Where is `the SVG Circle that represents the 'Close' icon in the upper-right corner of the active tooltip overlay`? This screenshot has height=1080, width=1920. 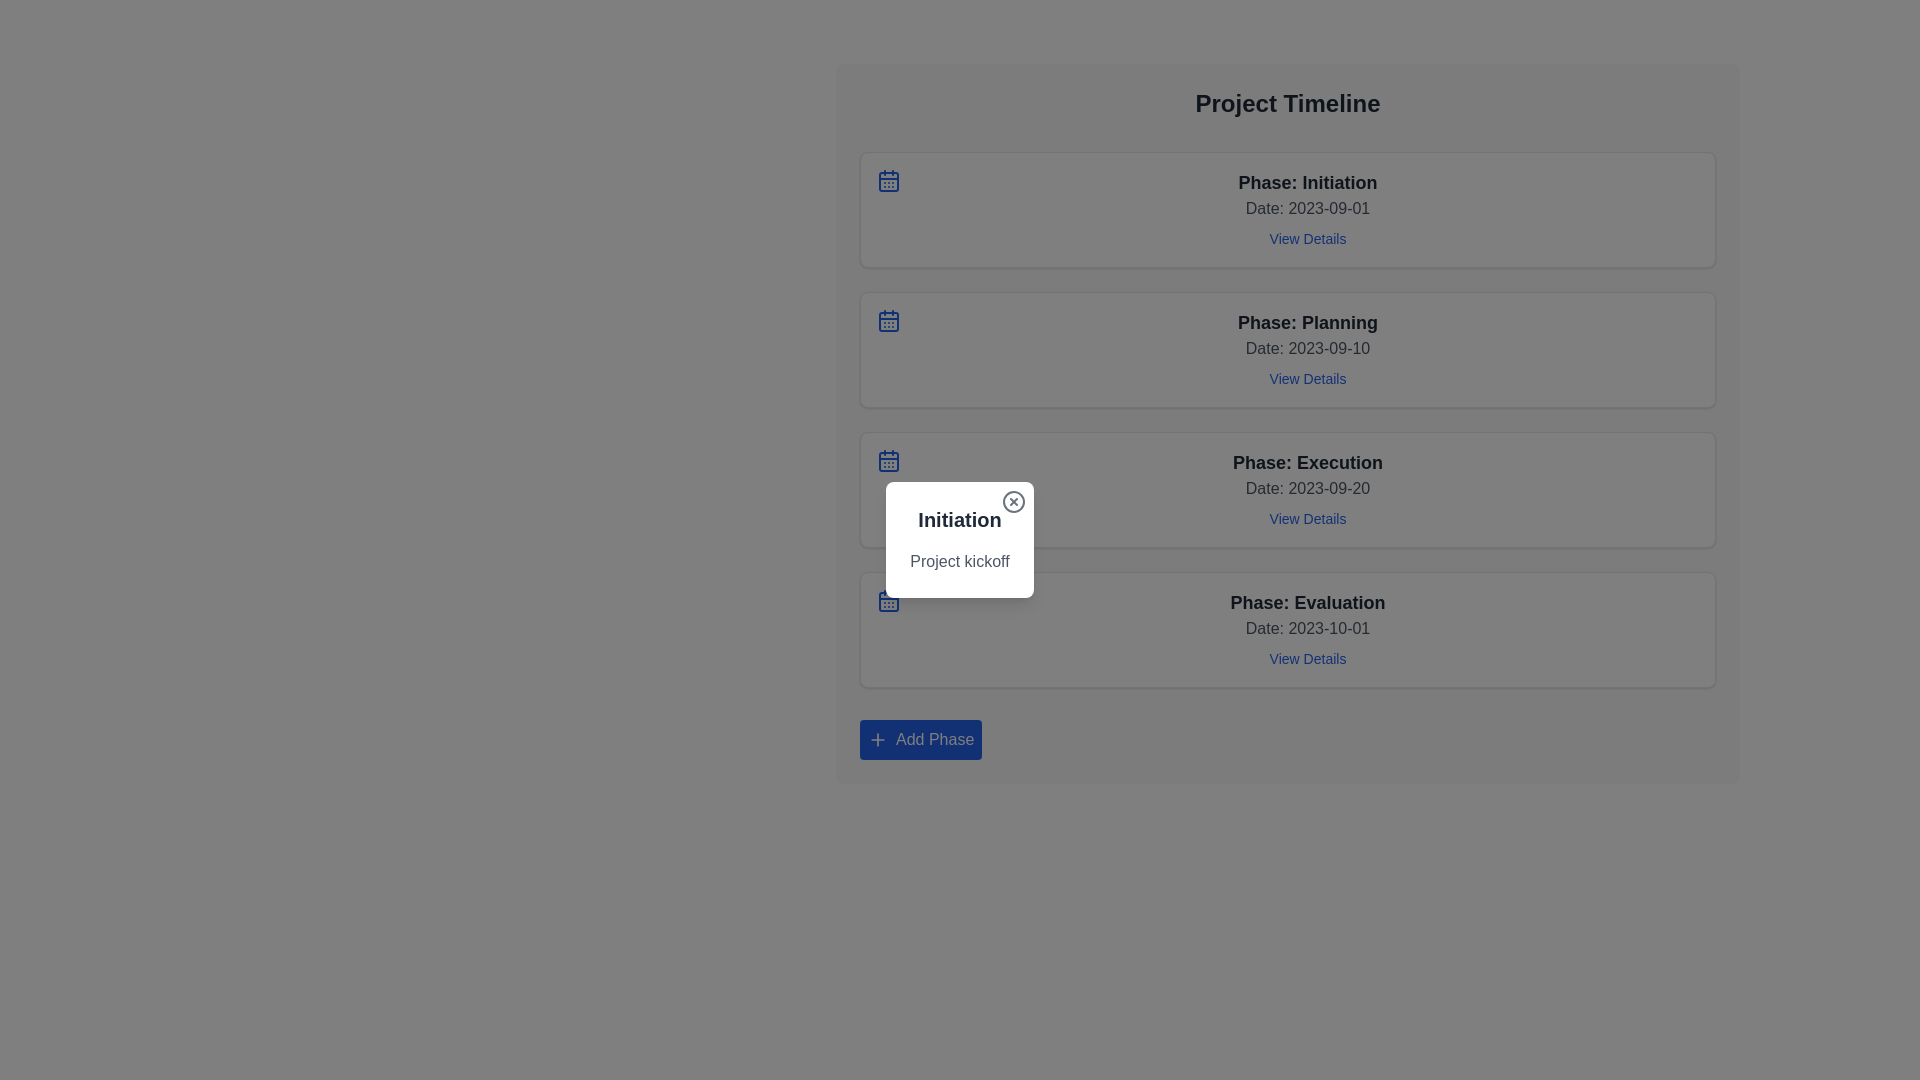 the SVG Circle that represents the 'Close' icon in the upper-right corner of the active tooltip overlay is located at coordinates (1013, 500).